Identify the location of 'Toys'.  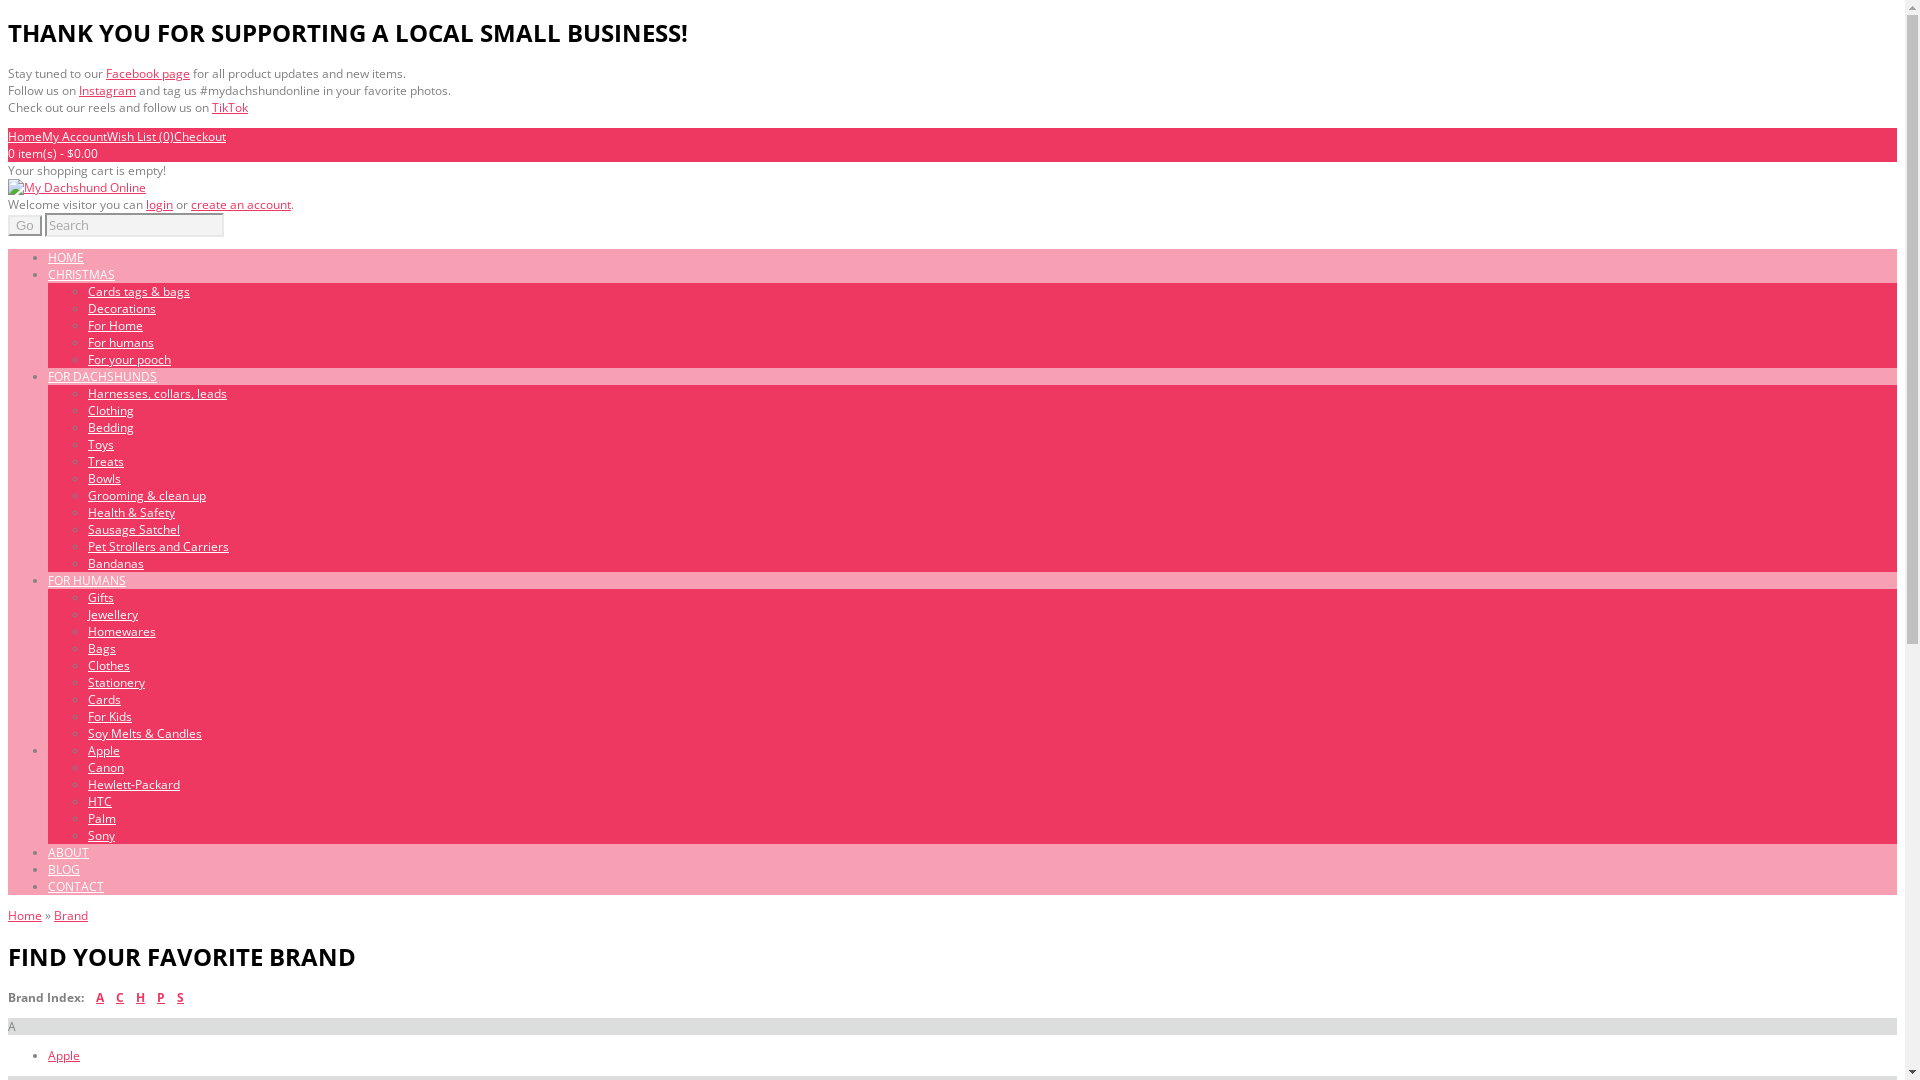
(99, 443).